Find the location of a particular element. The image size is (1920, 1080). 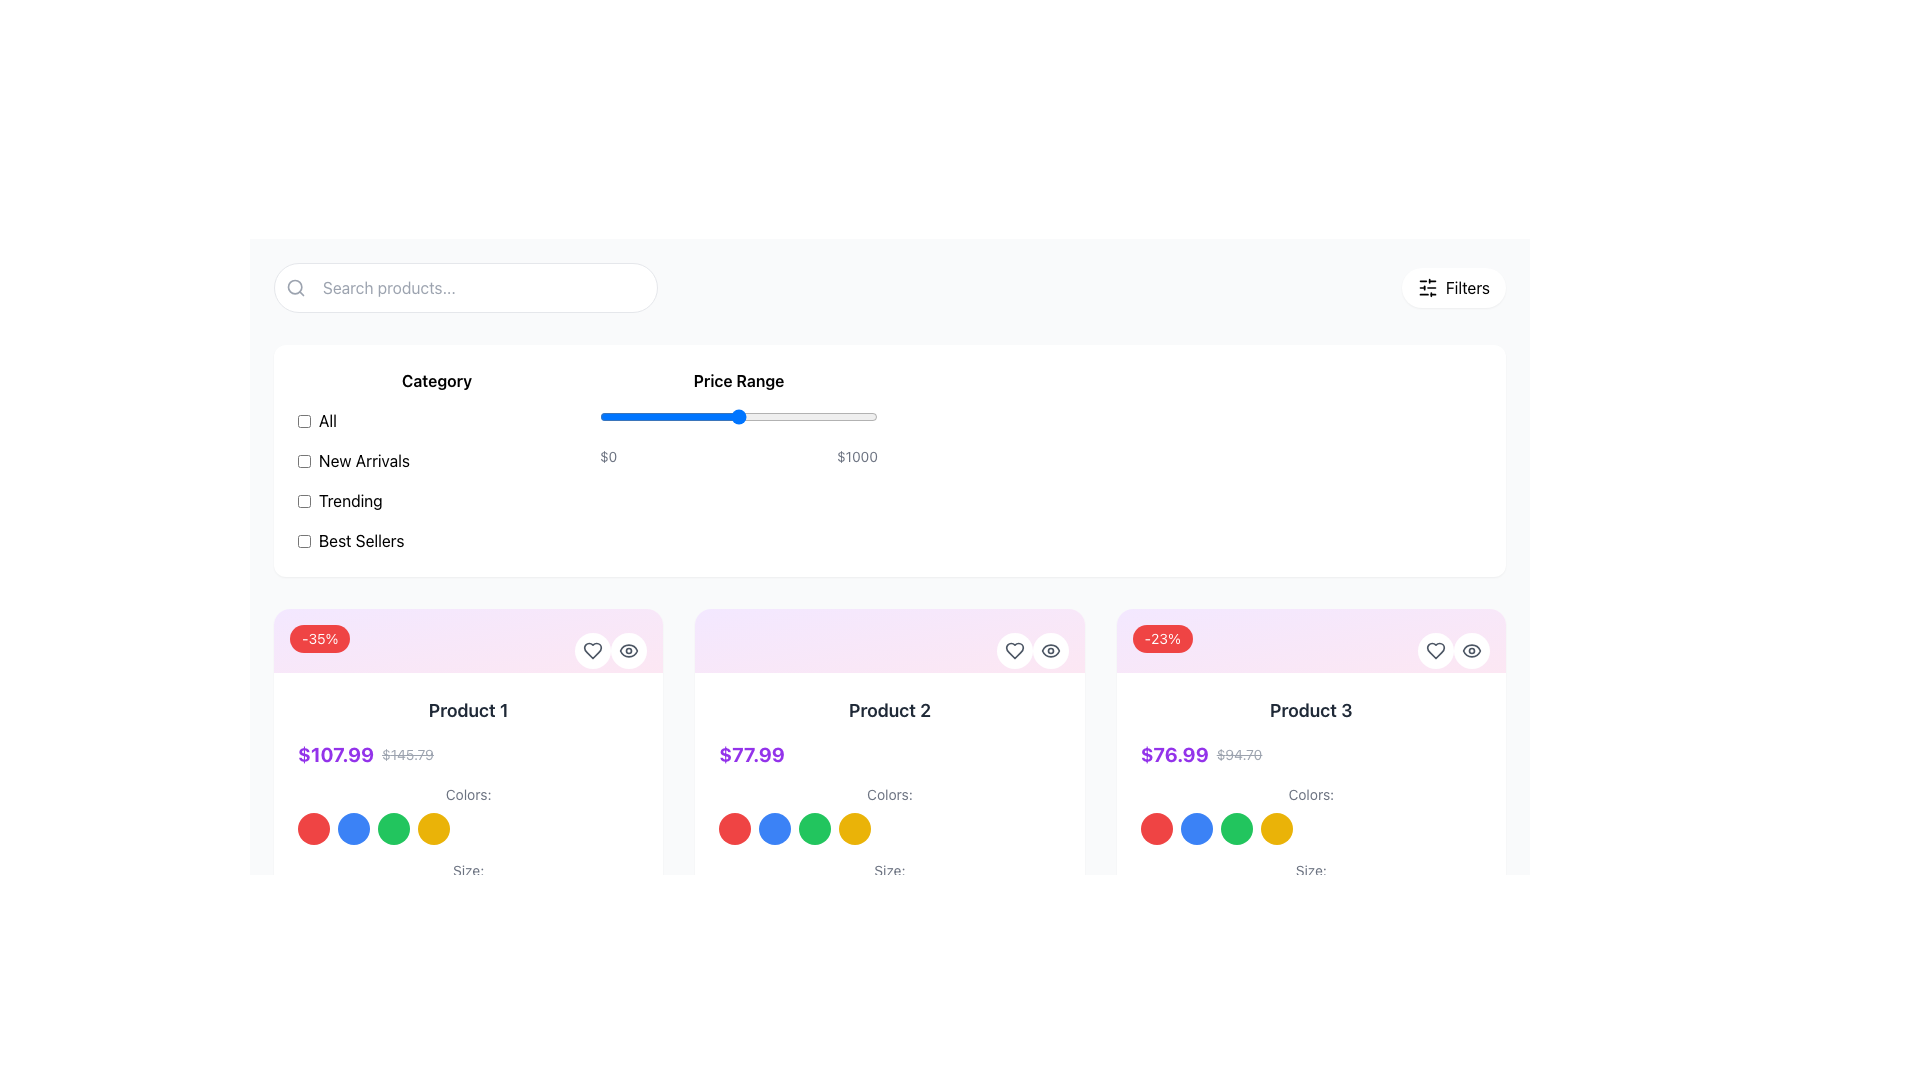

the Icon button located in the top-right corner of the 'Product 2' card is located at coordinates (1049, 651).